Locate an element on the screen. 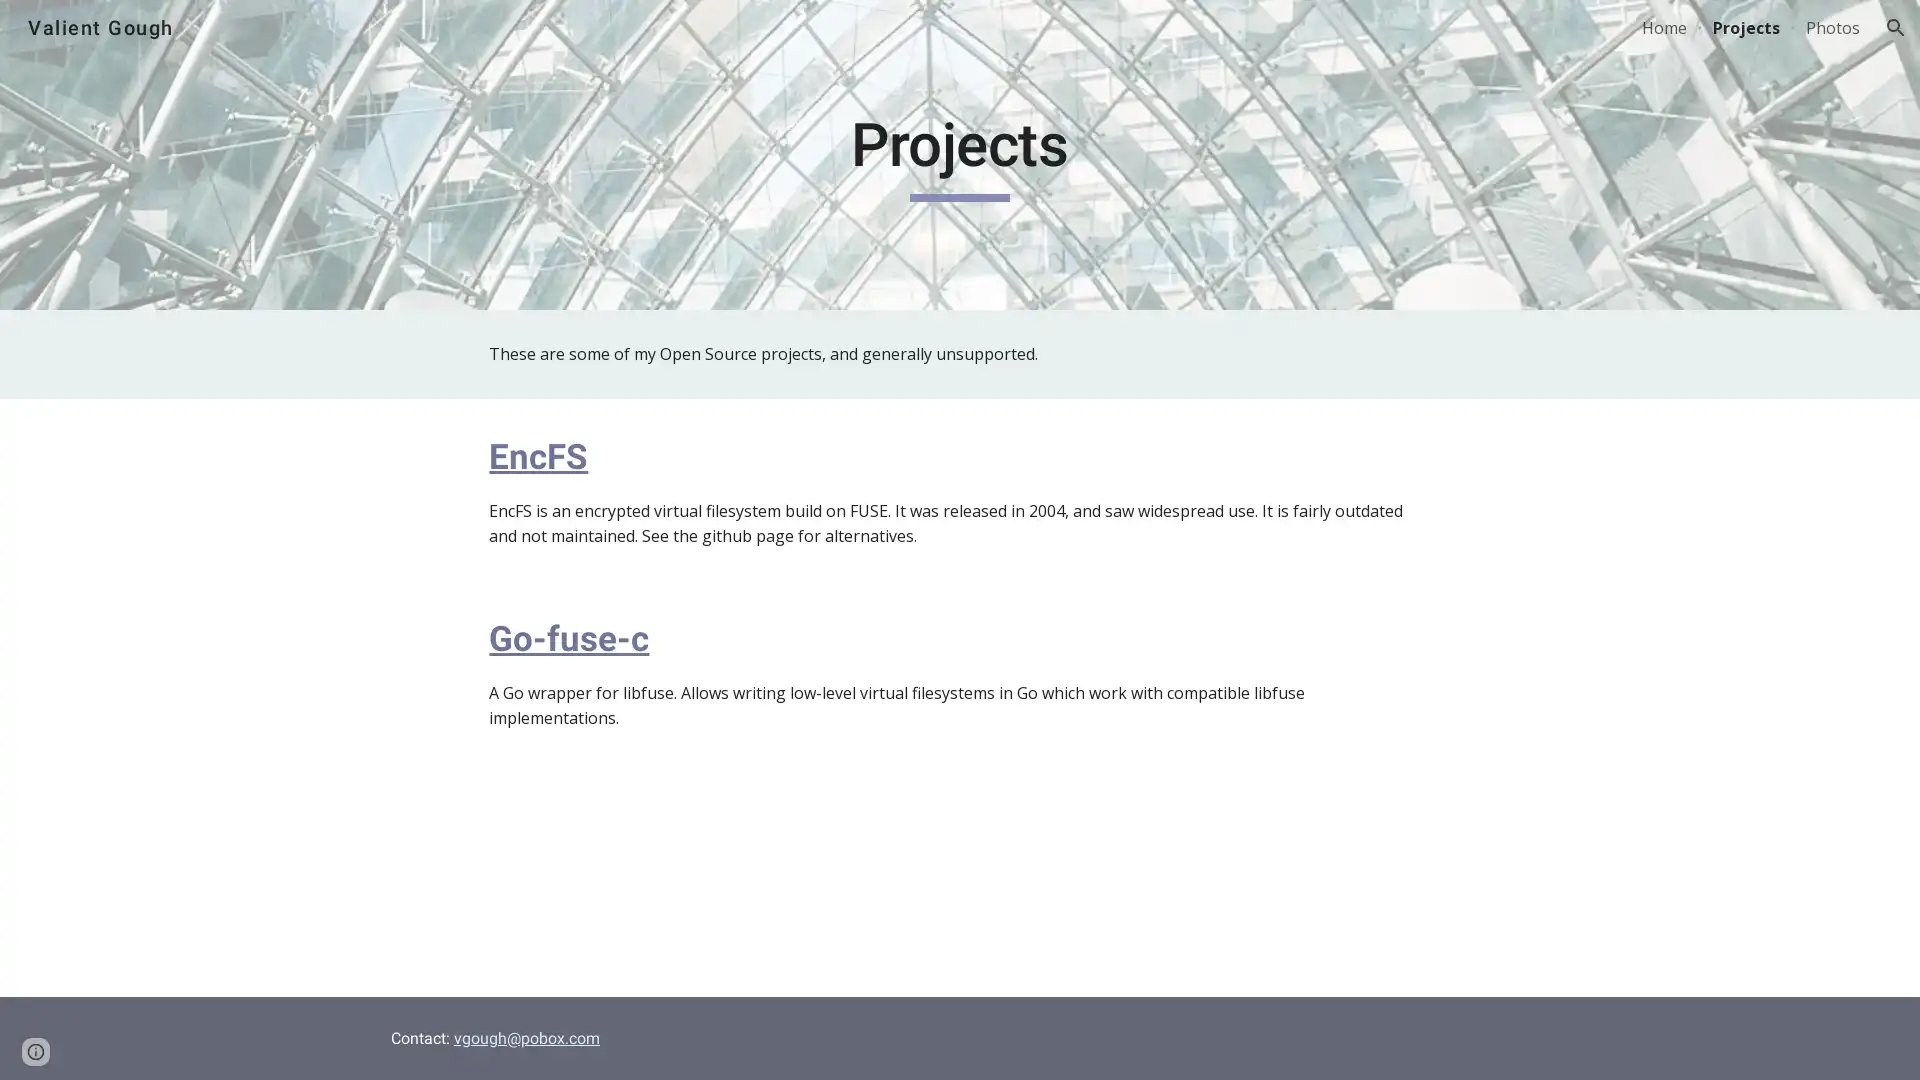 This screenshot has height=1080, width=1920. Skip to navigation is located at coordinates (1139, 37).